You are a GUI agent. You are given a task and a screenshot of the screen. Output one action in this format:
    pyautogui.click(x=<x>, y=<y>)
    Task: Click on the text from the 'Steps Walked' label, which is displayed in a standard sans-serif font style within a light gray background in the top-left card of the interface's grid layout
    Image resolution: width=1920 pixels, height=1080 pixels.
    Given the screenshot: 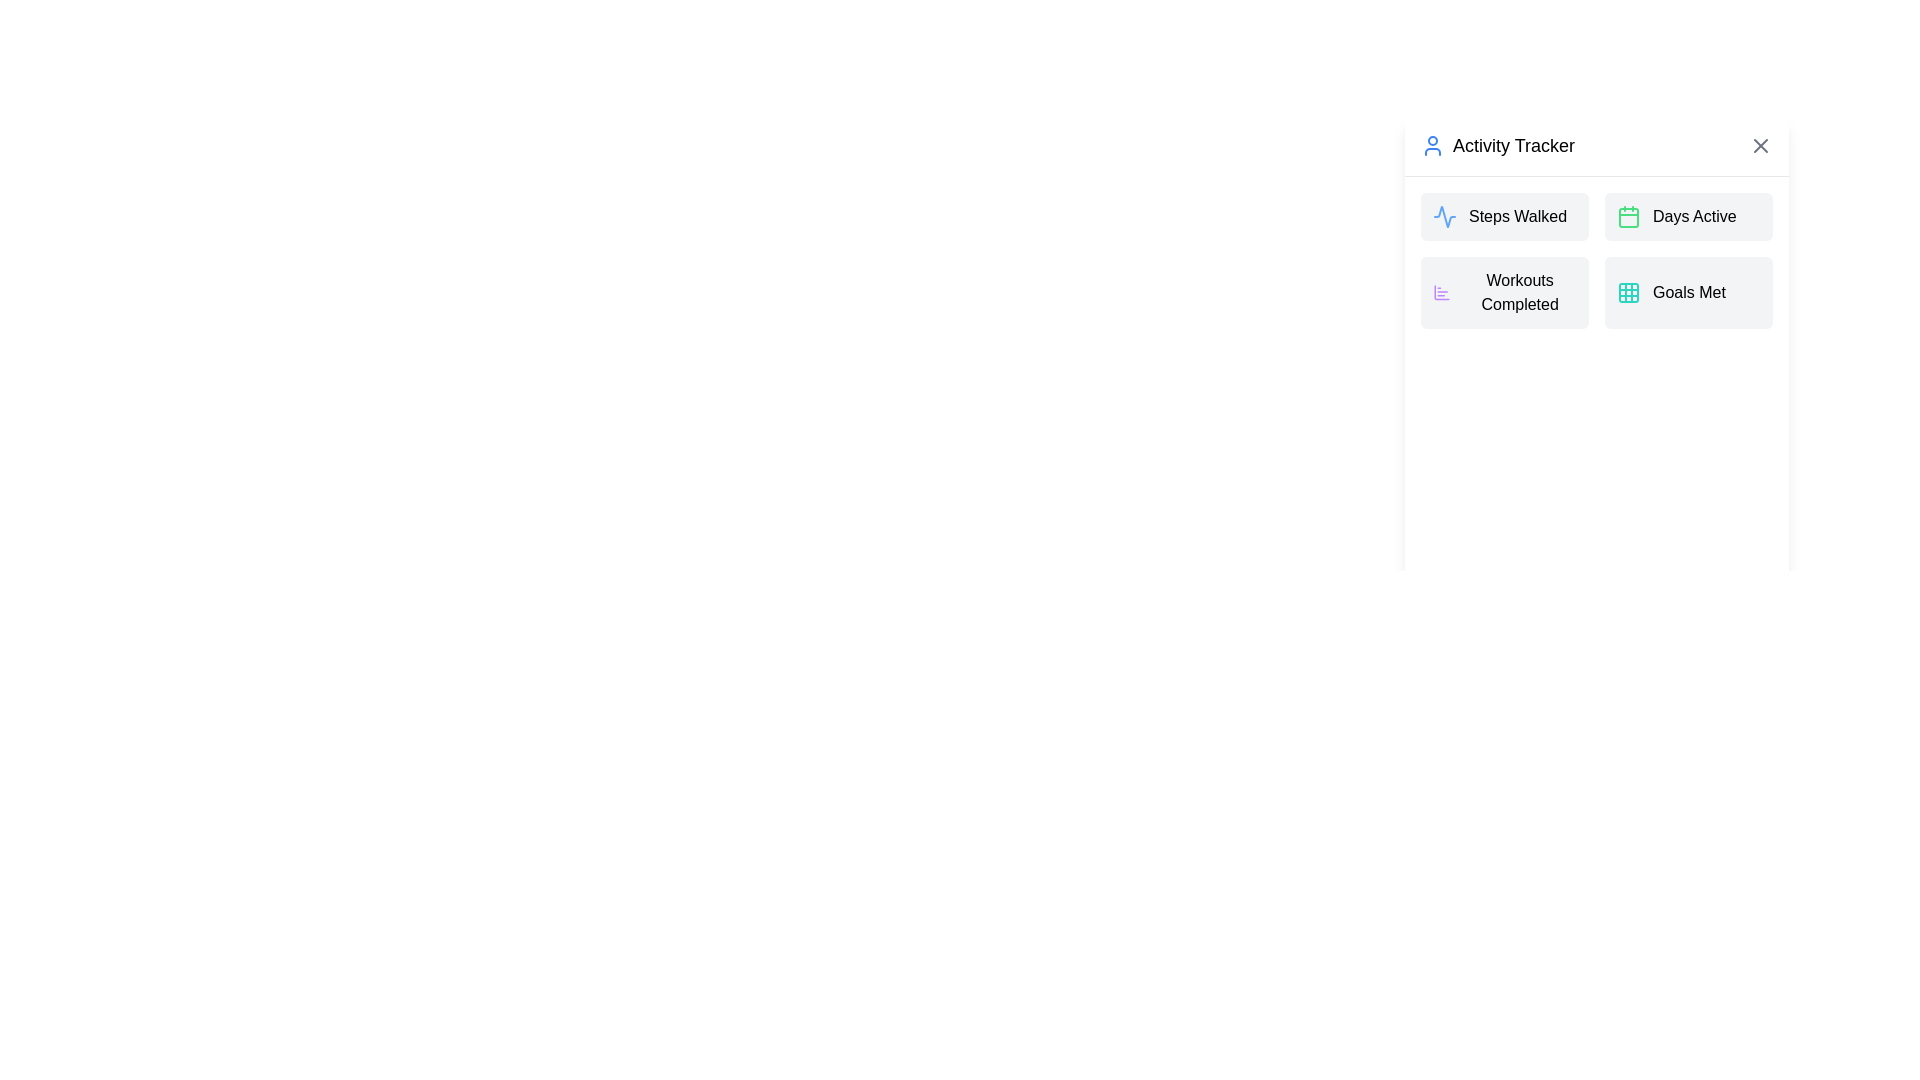 What is the action you would take?
    pyautogui.click(x=1518, y=216)
    